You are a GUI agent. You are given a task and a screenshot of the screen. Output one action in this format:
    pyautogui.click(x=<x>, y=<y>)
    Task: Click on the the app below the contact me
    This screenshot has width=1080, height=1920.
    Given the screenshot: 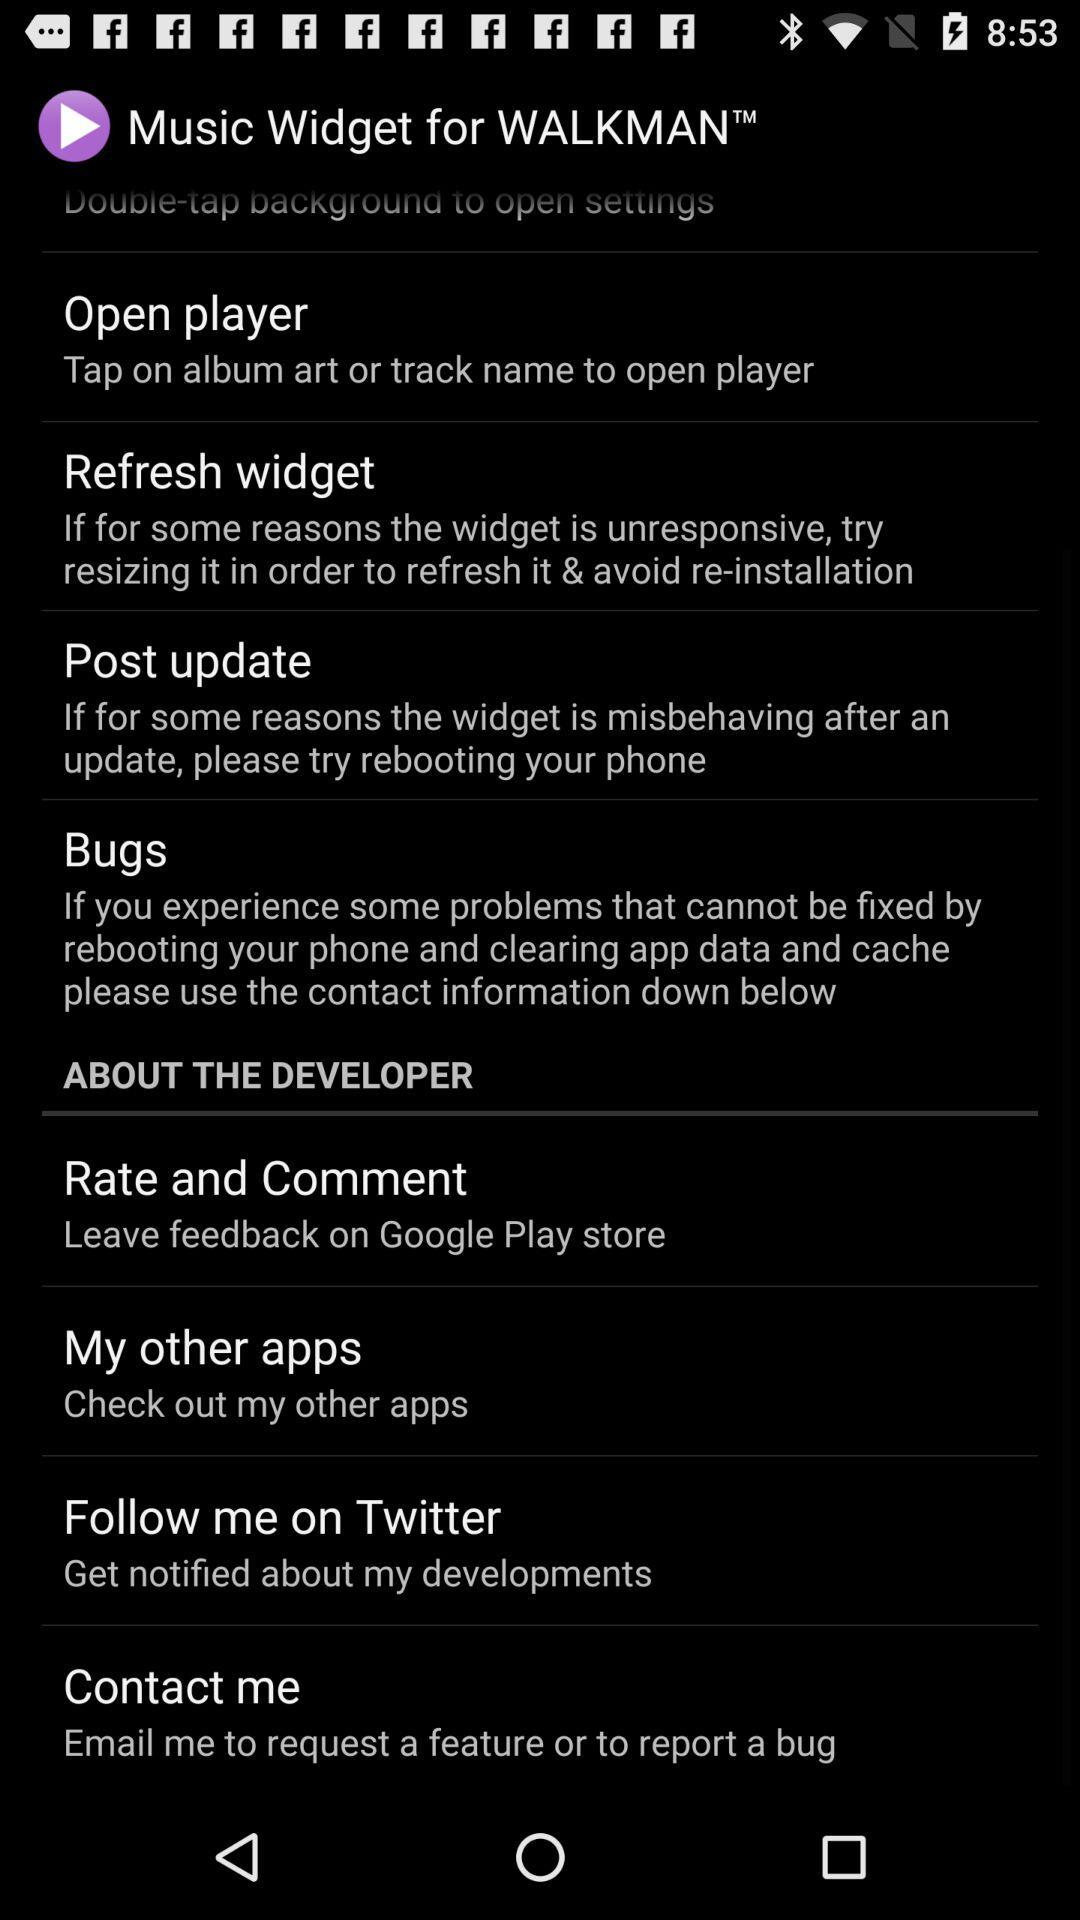 What is the action you would take?
    pyautogui.click(x=448, y=1740)
    